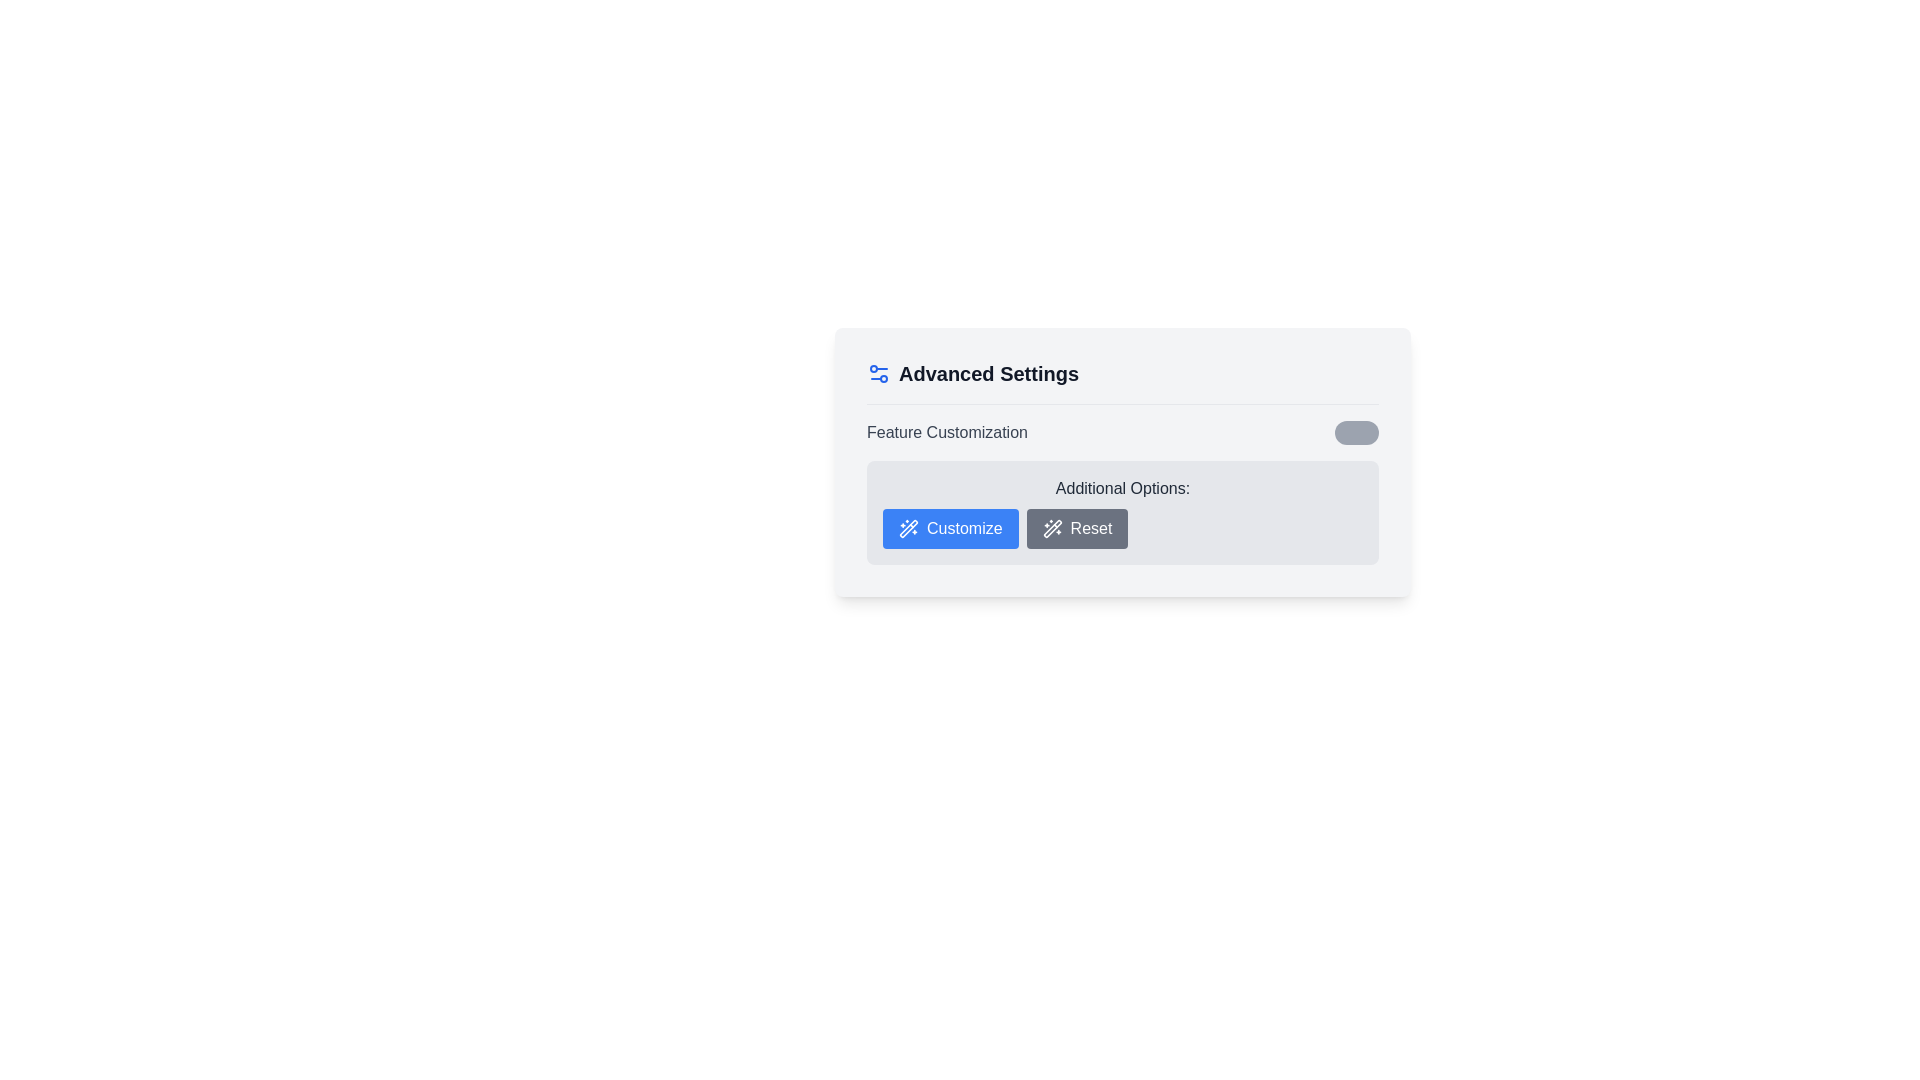  Describe the element at coordinates (1357, 431) in the screenshot. I see `the toggle switch for 'Feature Customization'` at that location.